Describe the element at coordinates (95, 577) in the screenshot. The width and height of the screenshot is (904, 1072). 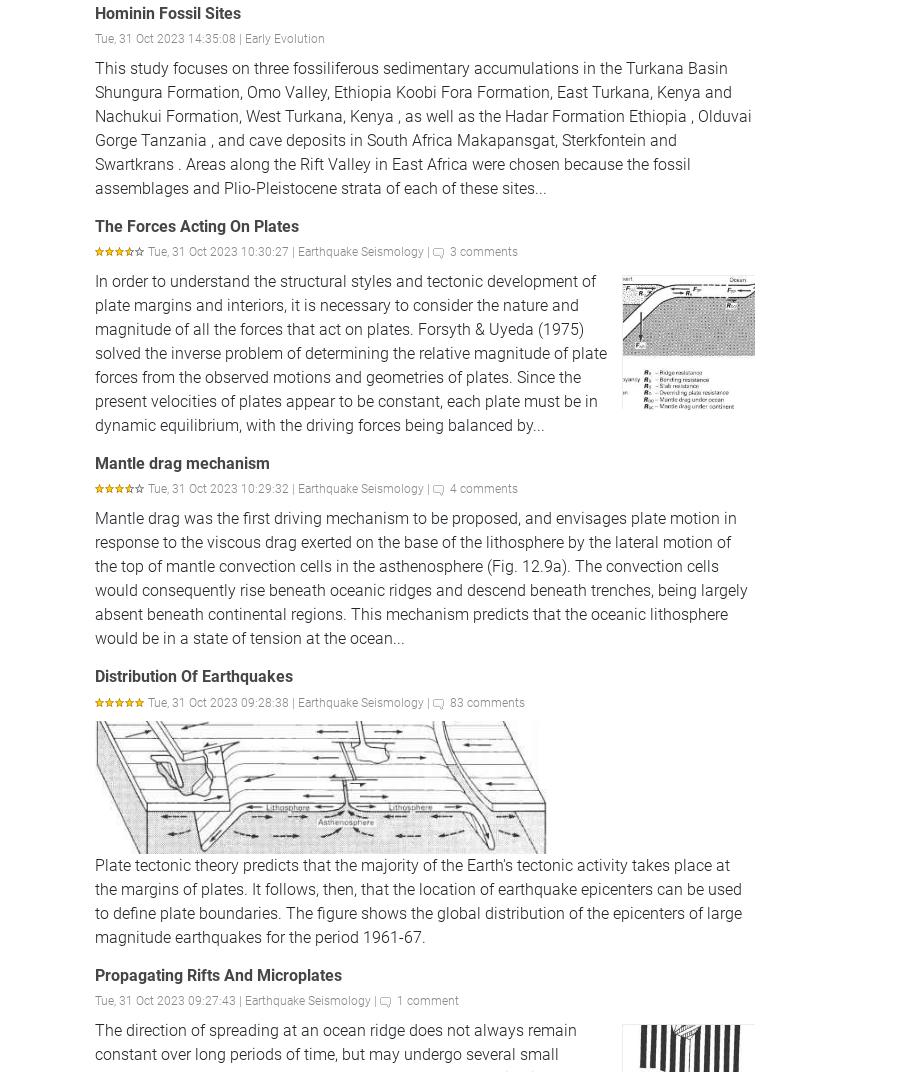
I see `'Mantle drag was the first driving mechanism to be proposed, and envisages plate motion in response to the viscous drag exerted on the base of the lithosphere by the lateral motion of the top of mantle convection cells in the asthenosphere (Fig. 12.9a). The convection cells would consequently rise beneath oceanic ridges and descend beneath trenches, being largely absent beneath continental regions. This mechanism predicts that the oceanic lithosphere would be in a state of tension at the ocean...'` at that location.